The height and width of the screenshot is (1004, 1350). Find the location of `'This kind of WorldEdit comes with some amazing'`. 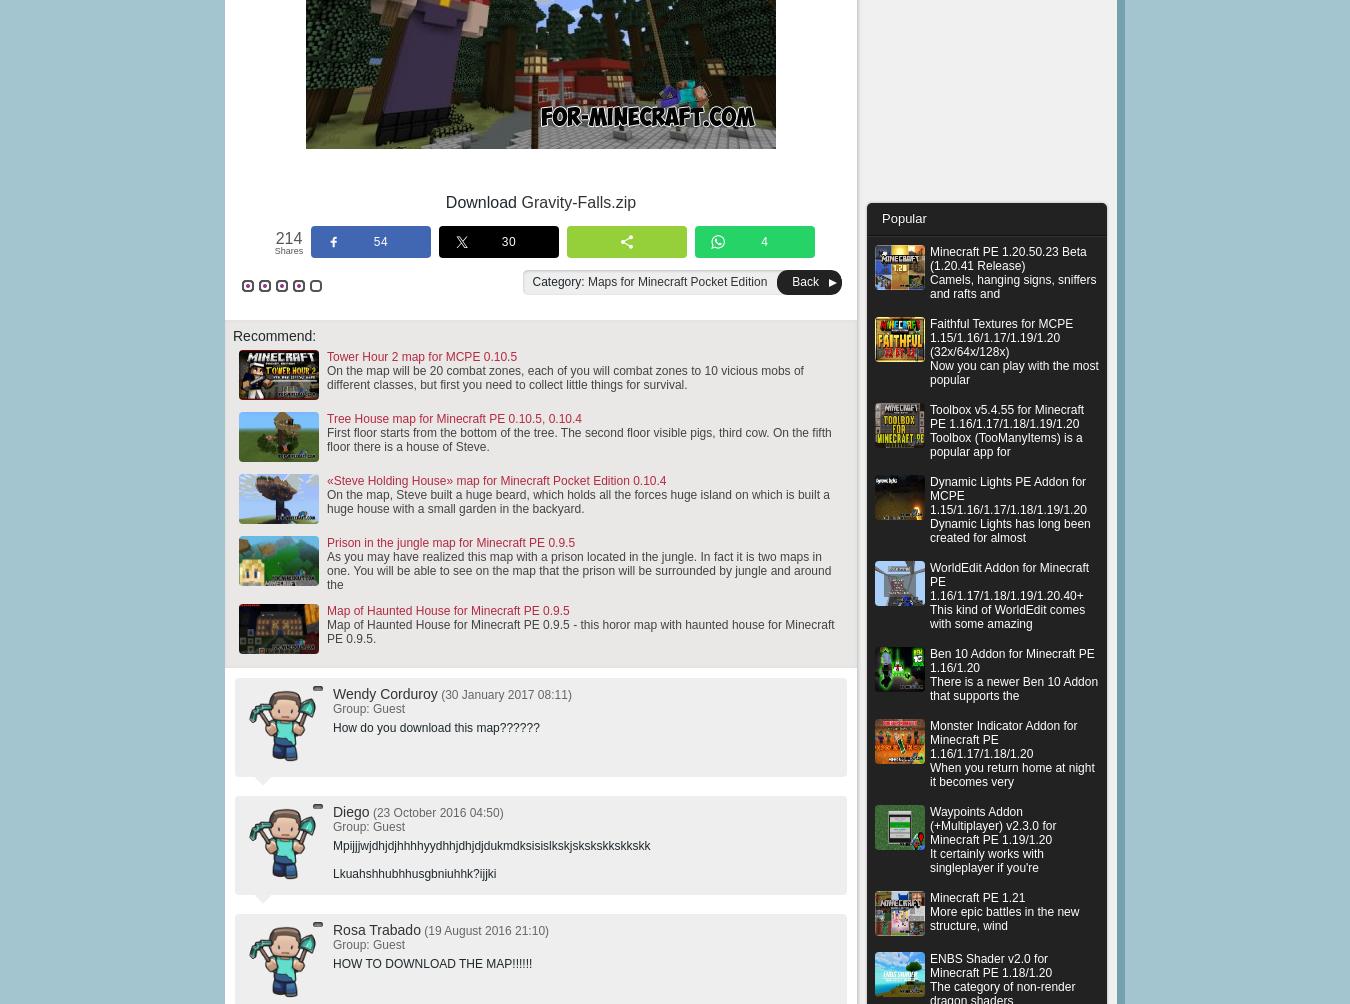

'This kind of WorldEdit comes with some amazing' is located at coordinates (1006, 616).